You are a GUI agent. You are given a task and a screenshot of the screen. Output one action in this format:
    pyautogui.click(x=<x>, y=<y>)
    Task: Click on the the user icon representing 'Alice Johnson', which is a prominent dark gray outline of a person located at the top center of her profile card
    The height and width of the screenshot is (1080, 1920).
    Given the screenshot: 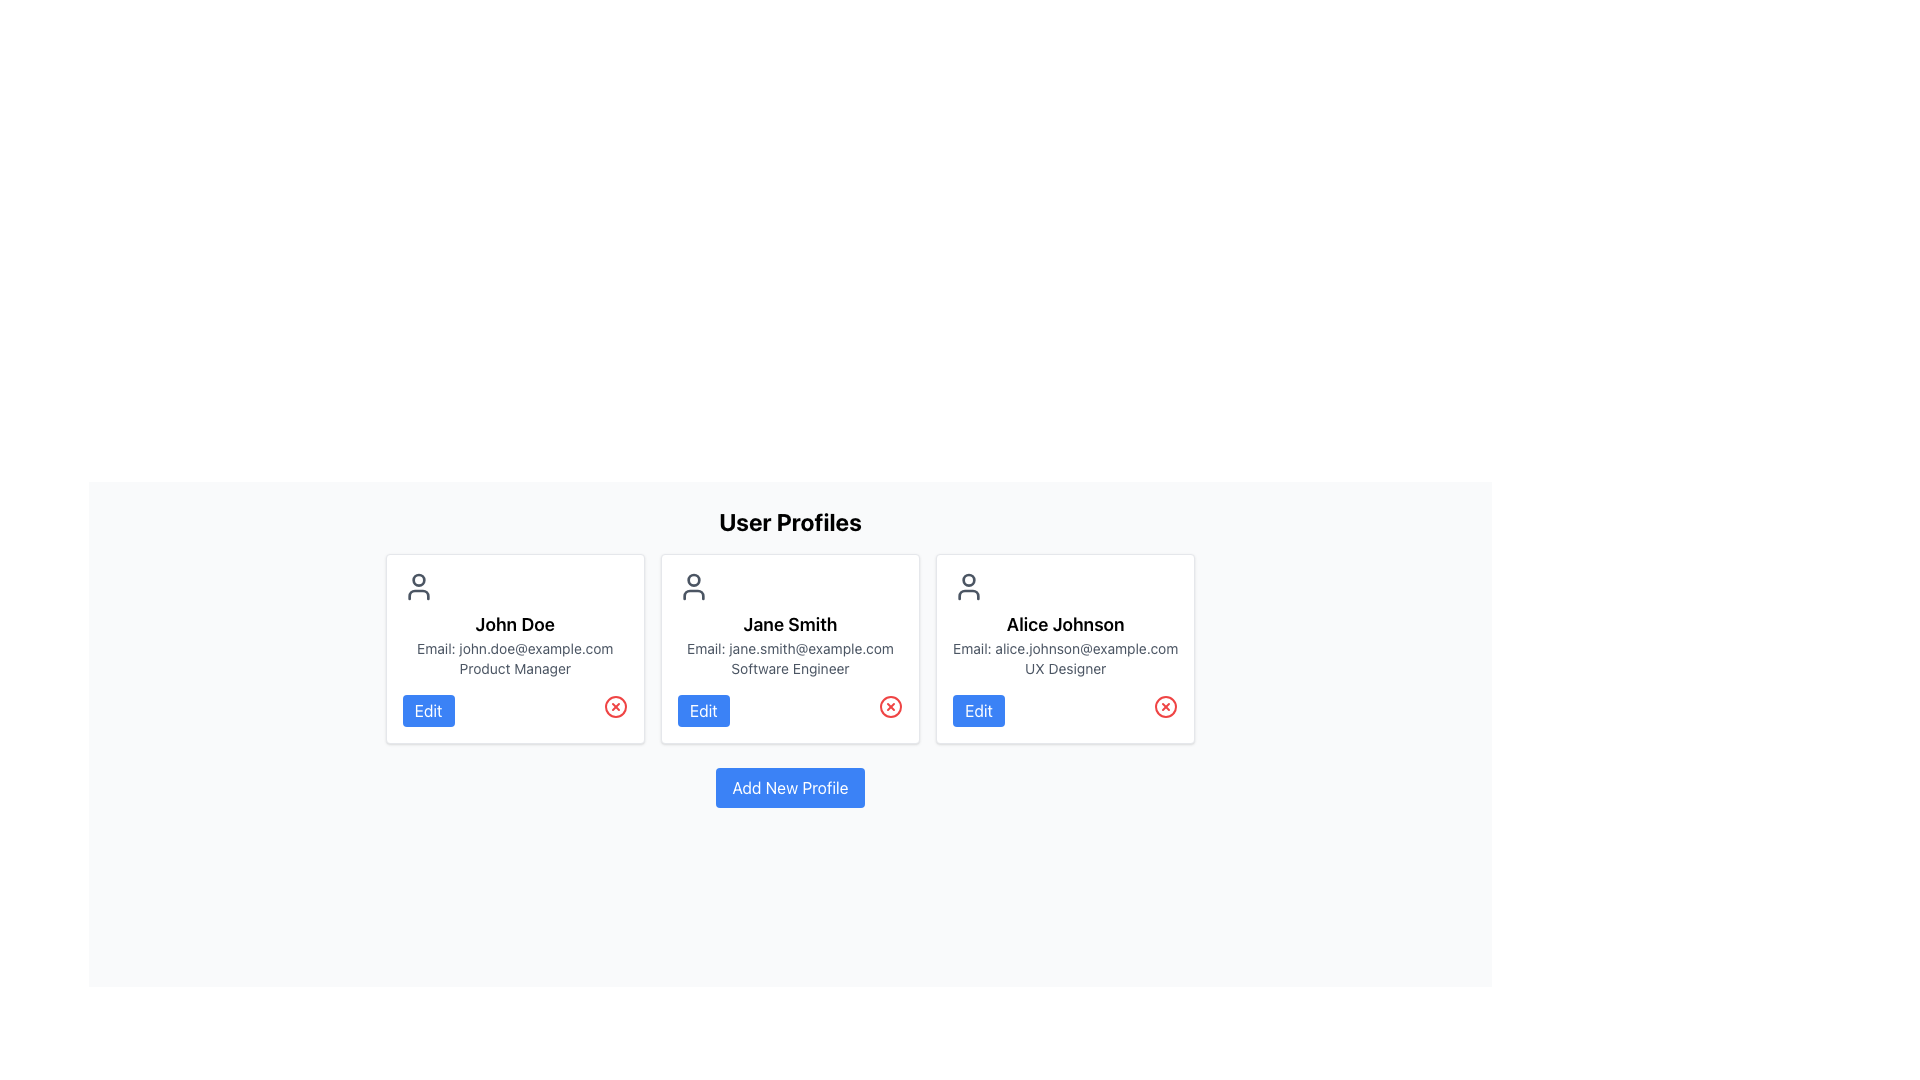 What is the action you would take?
    pyautogui.click(x=969, y=585)
    